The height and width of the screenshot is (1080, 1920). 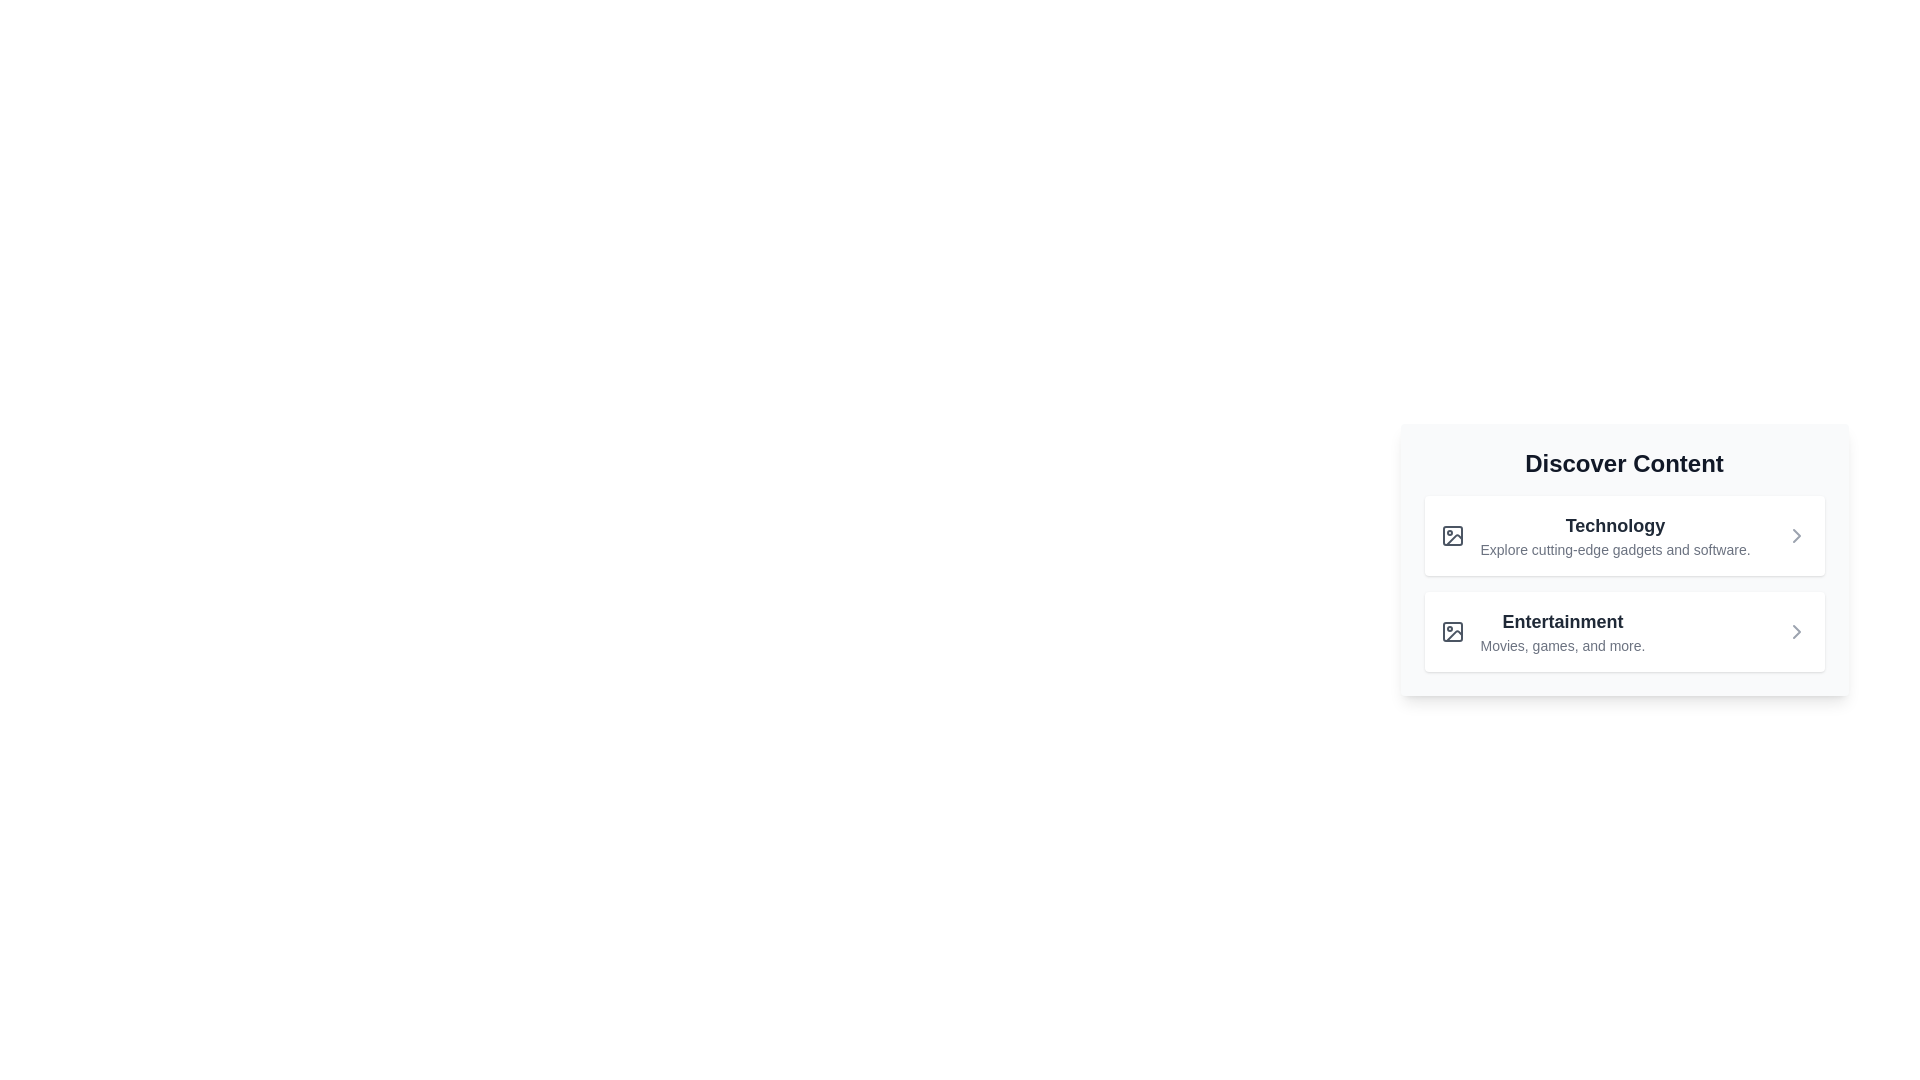 What do you see at coordinates (1452, 535) in the screenshot?
I see `the minimalist gray icon styled as an image outline, located to the left of the 'Technology' text within the 'Discover Content' section` at bounding box center [1452, 535].